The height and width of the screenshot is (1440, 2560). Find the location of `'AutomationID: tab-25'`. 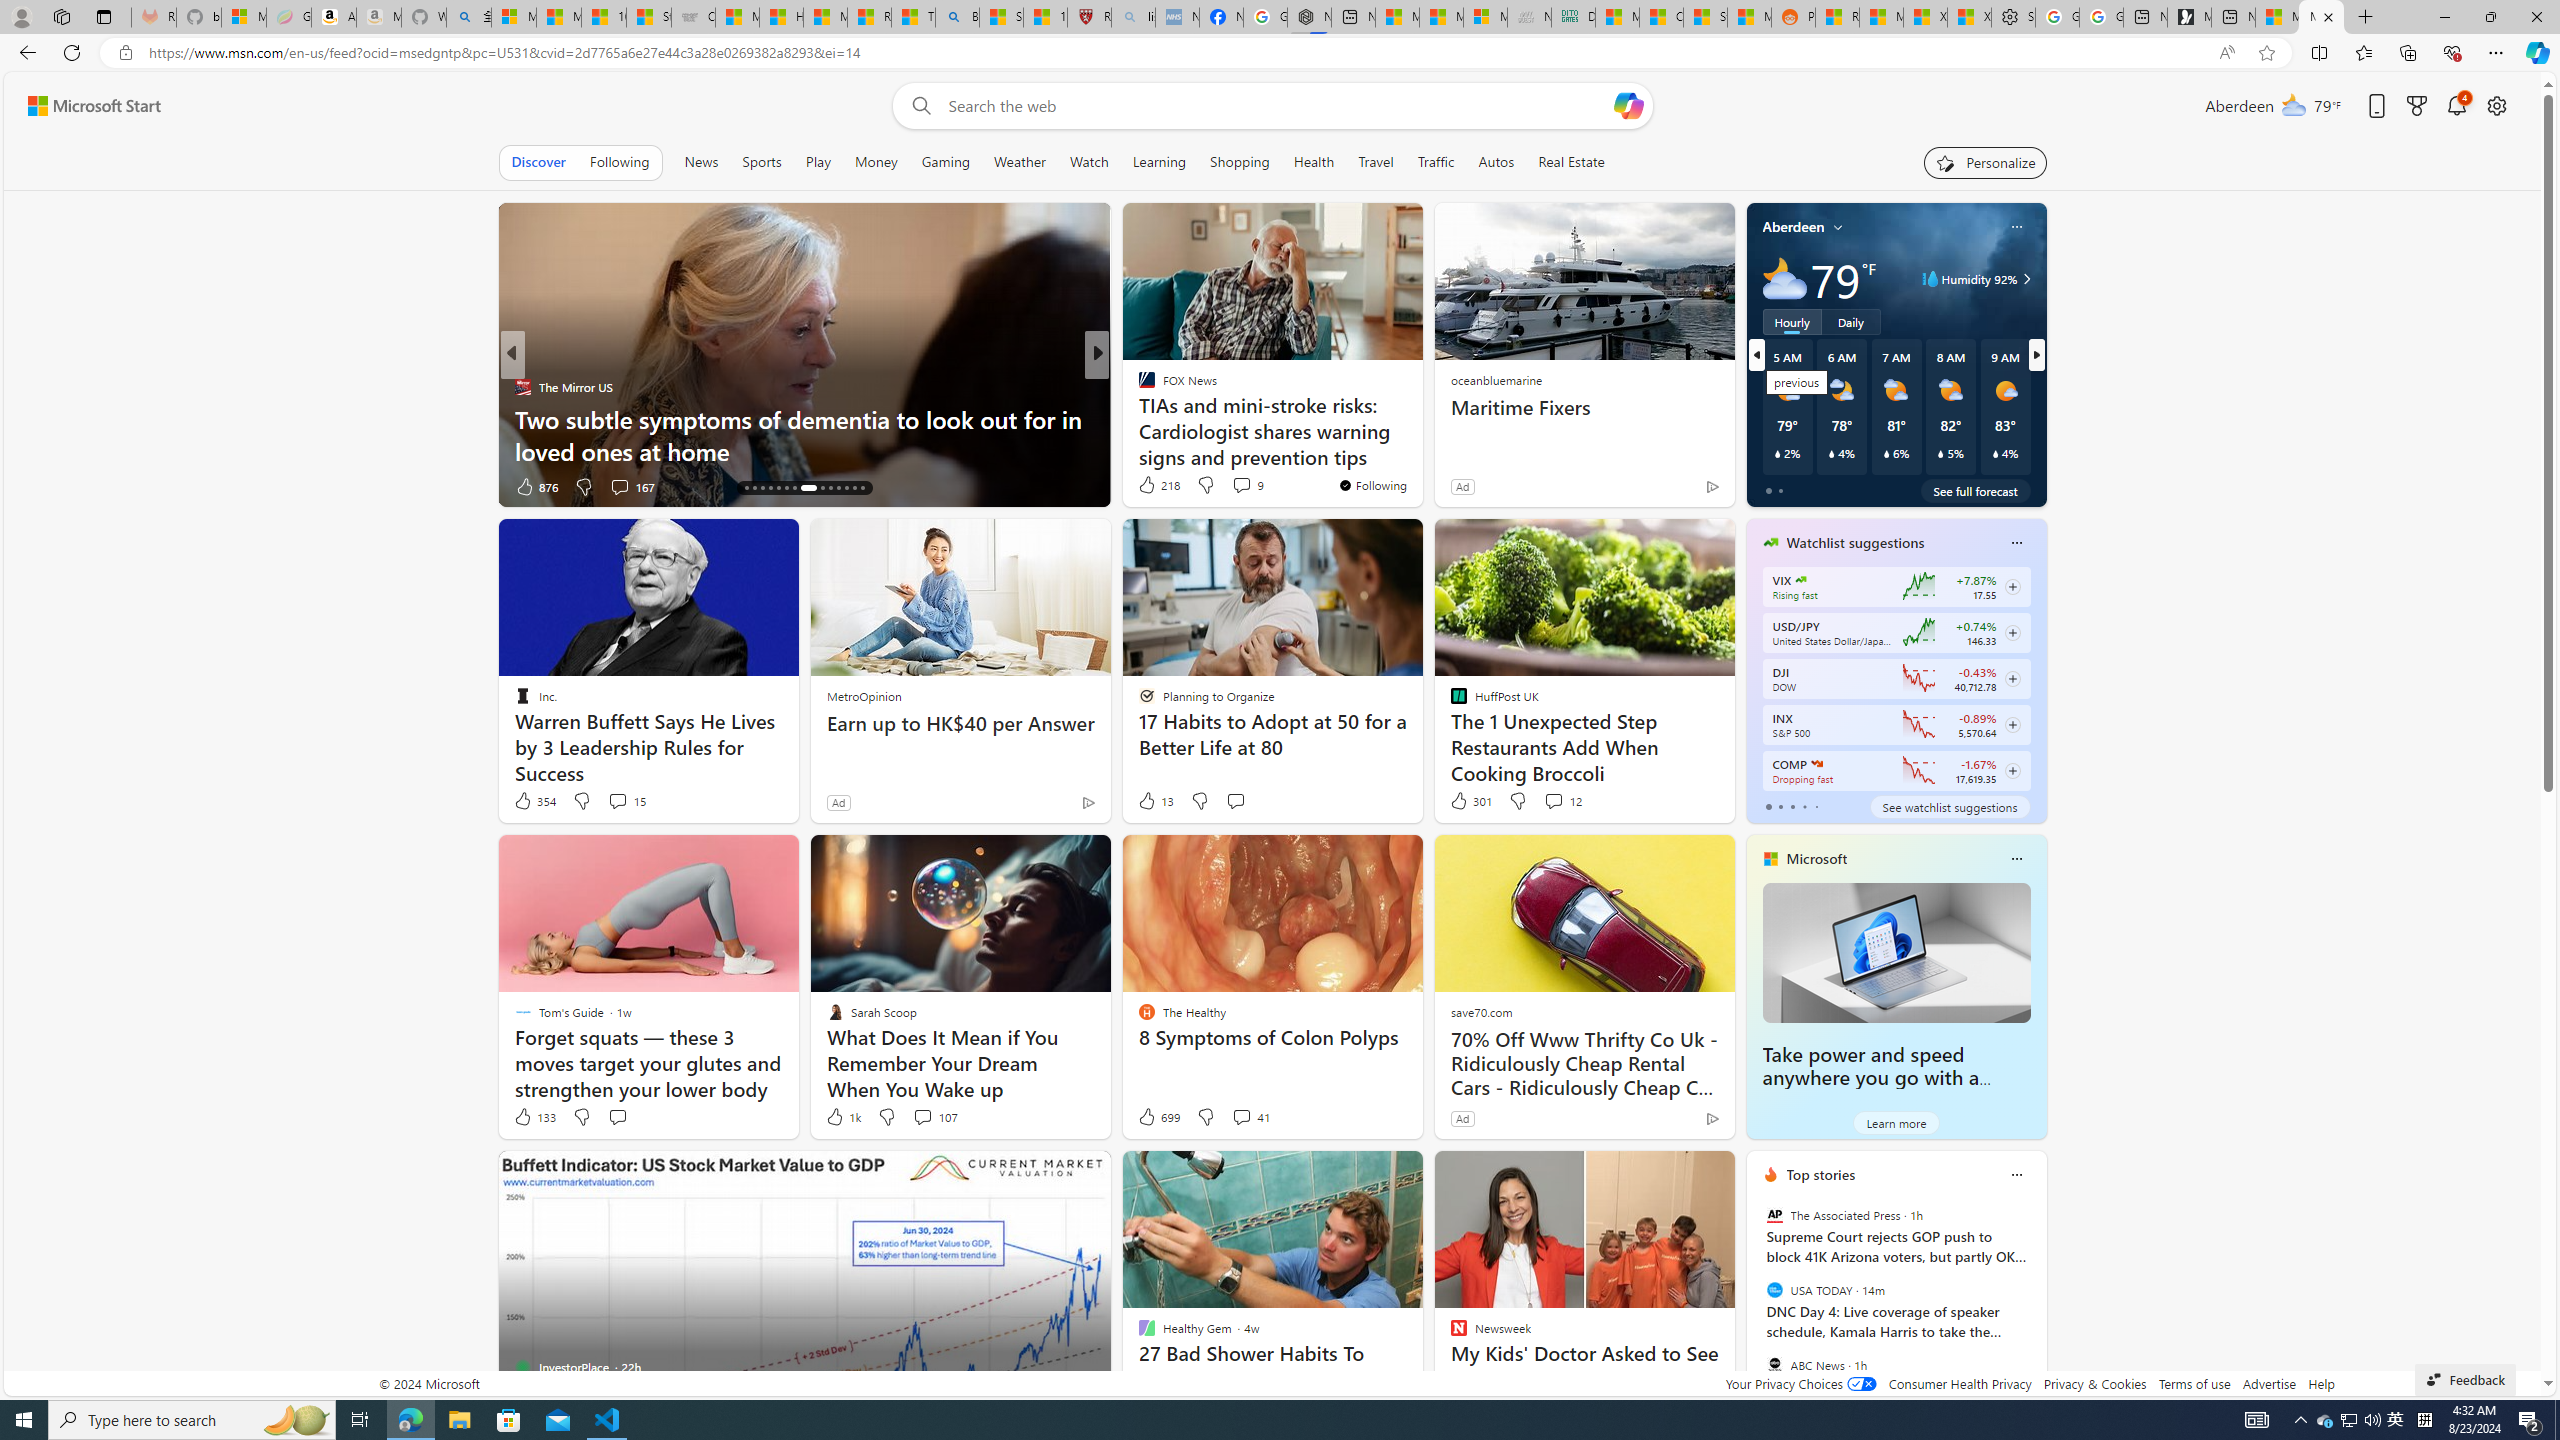

'AutomationID: tab-25' is located at coordinates (837, 487).